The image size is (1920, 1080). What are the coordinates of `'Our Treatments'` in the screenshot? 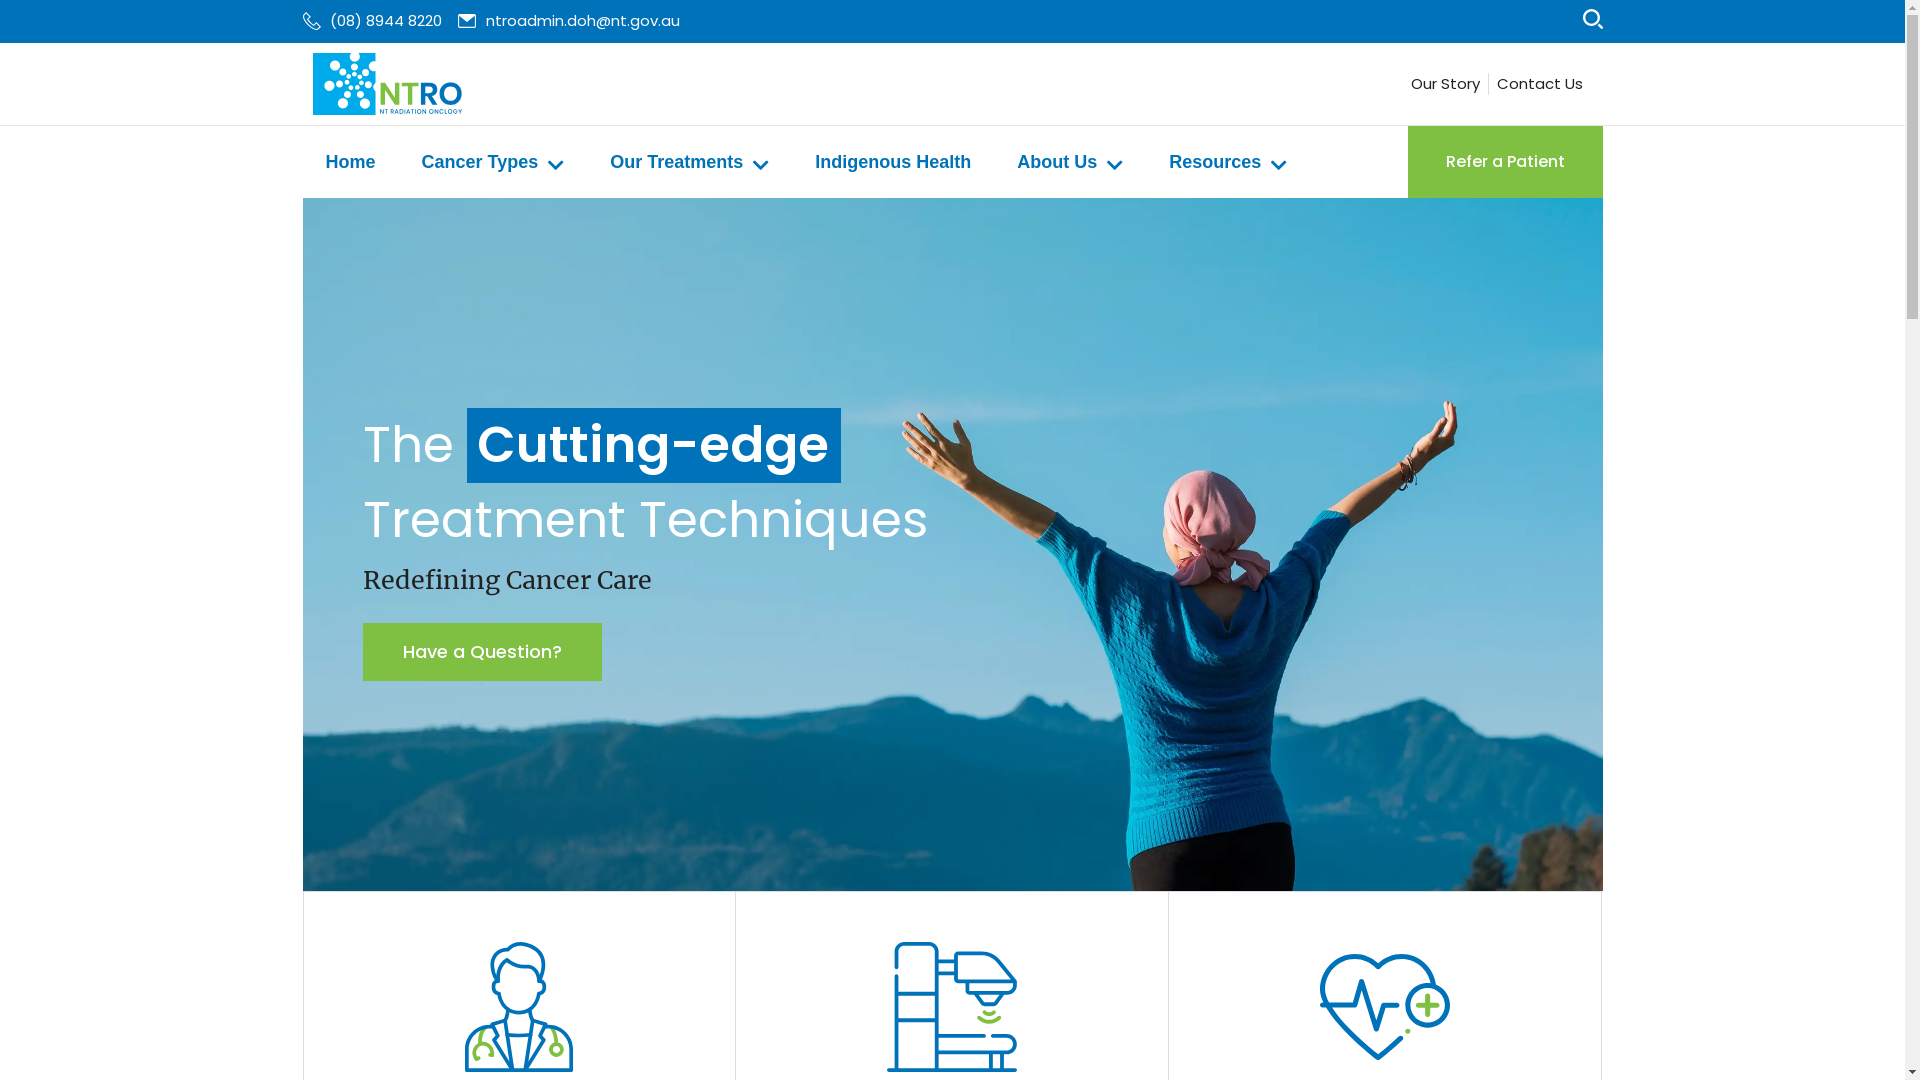 It's located at (689, 161).